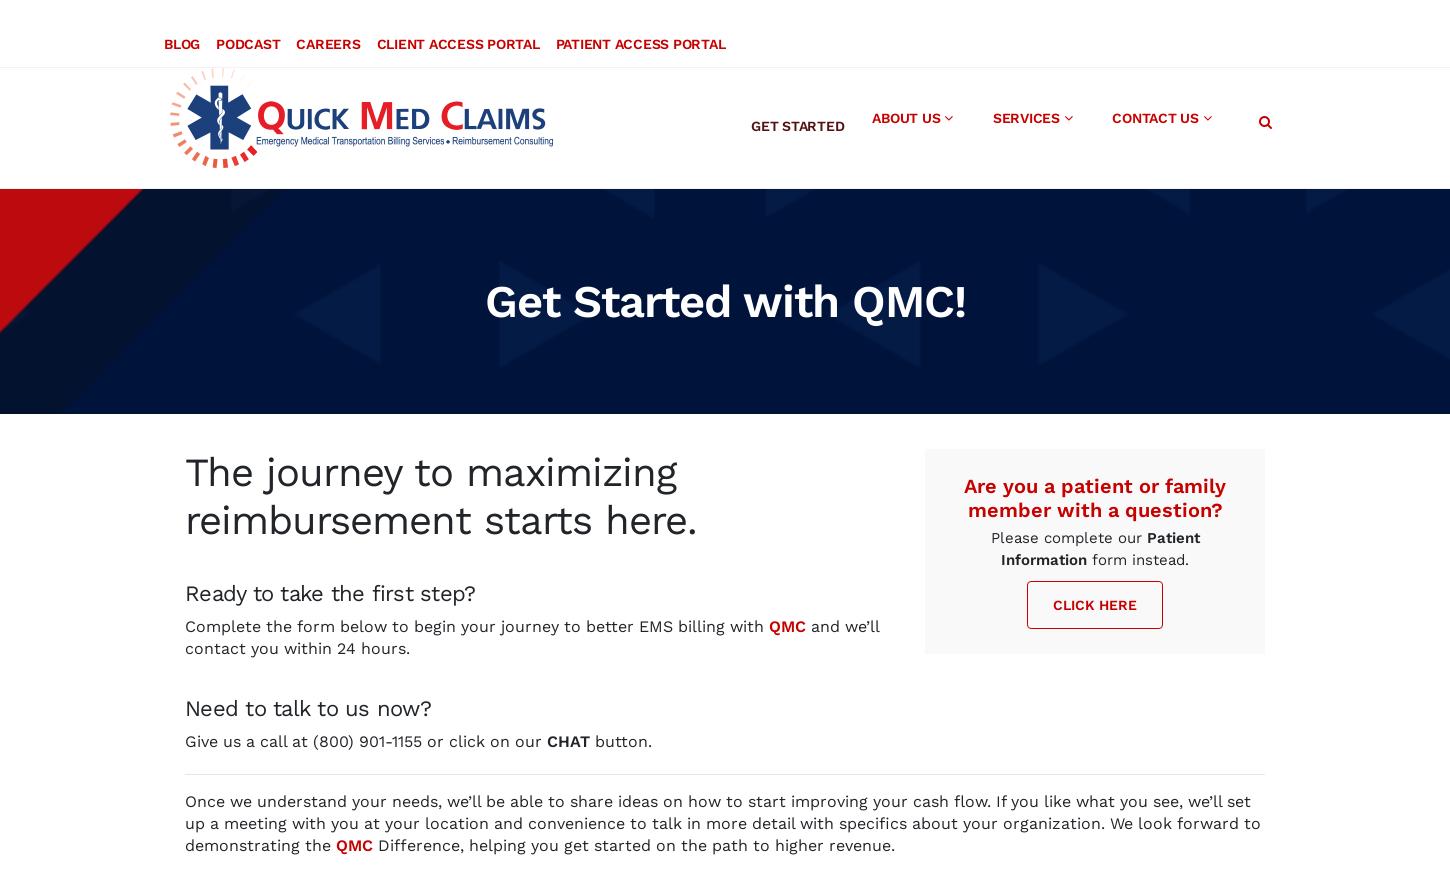 The width and height of the screenshot is (1450, 873). I want to click on 'Services', so click(1025, 99).